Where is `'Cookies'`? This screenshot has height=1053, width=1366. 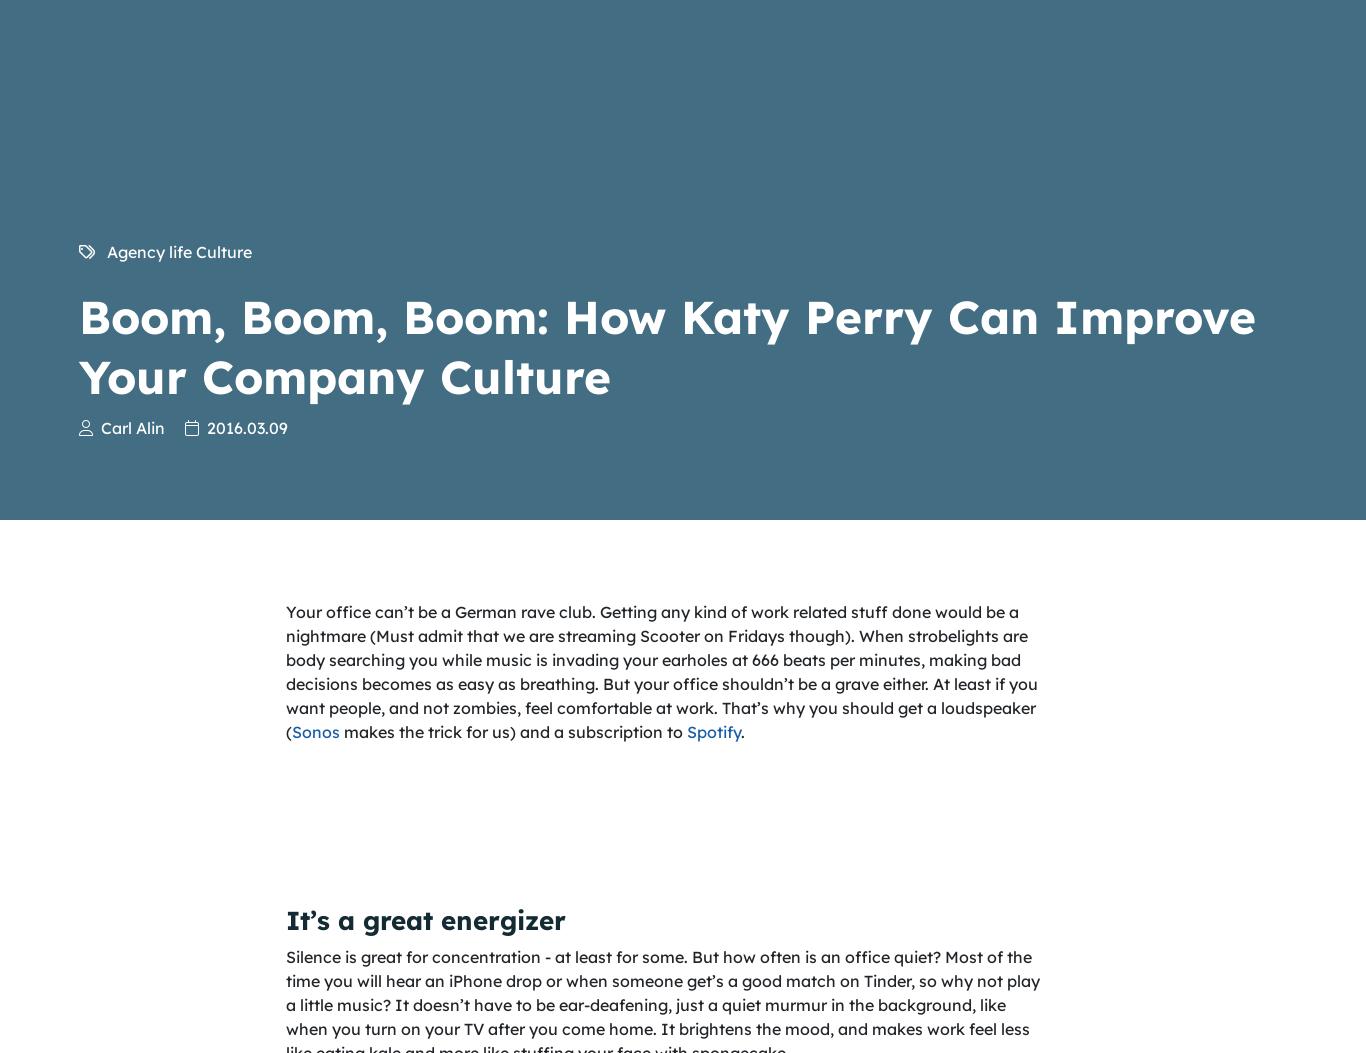
'Cookies' is located at coordinates (542, 164).